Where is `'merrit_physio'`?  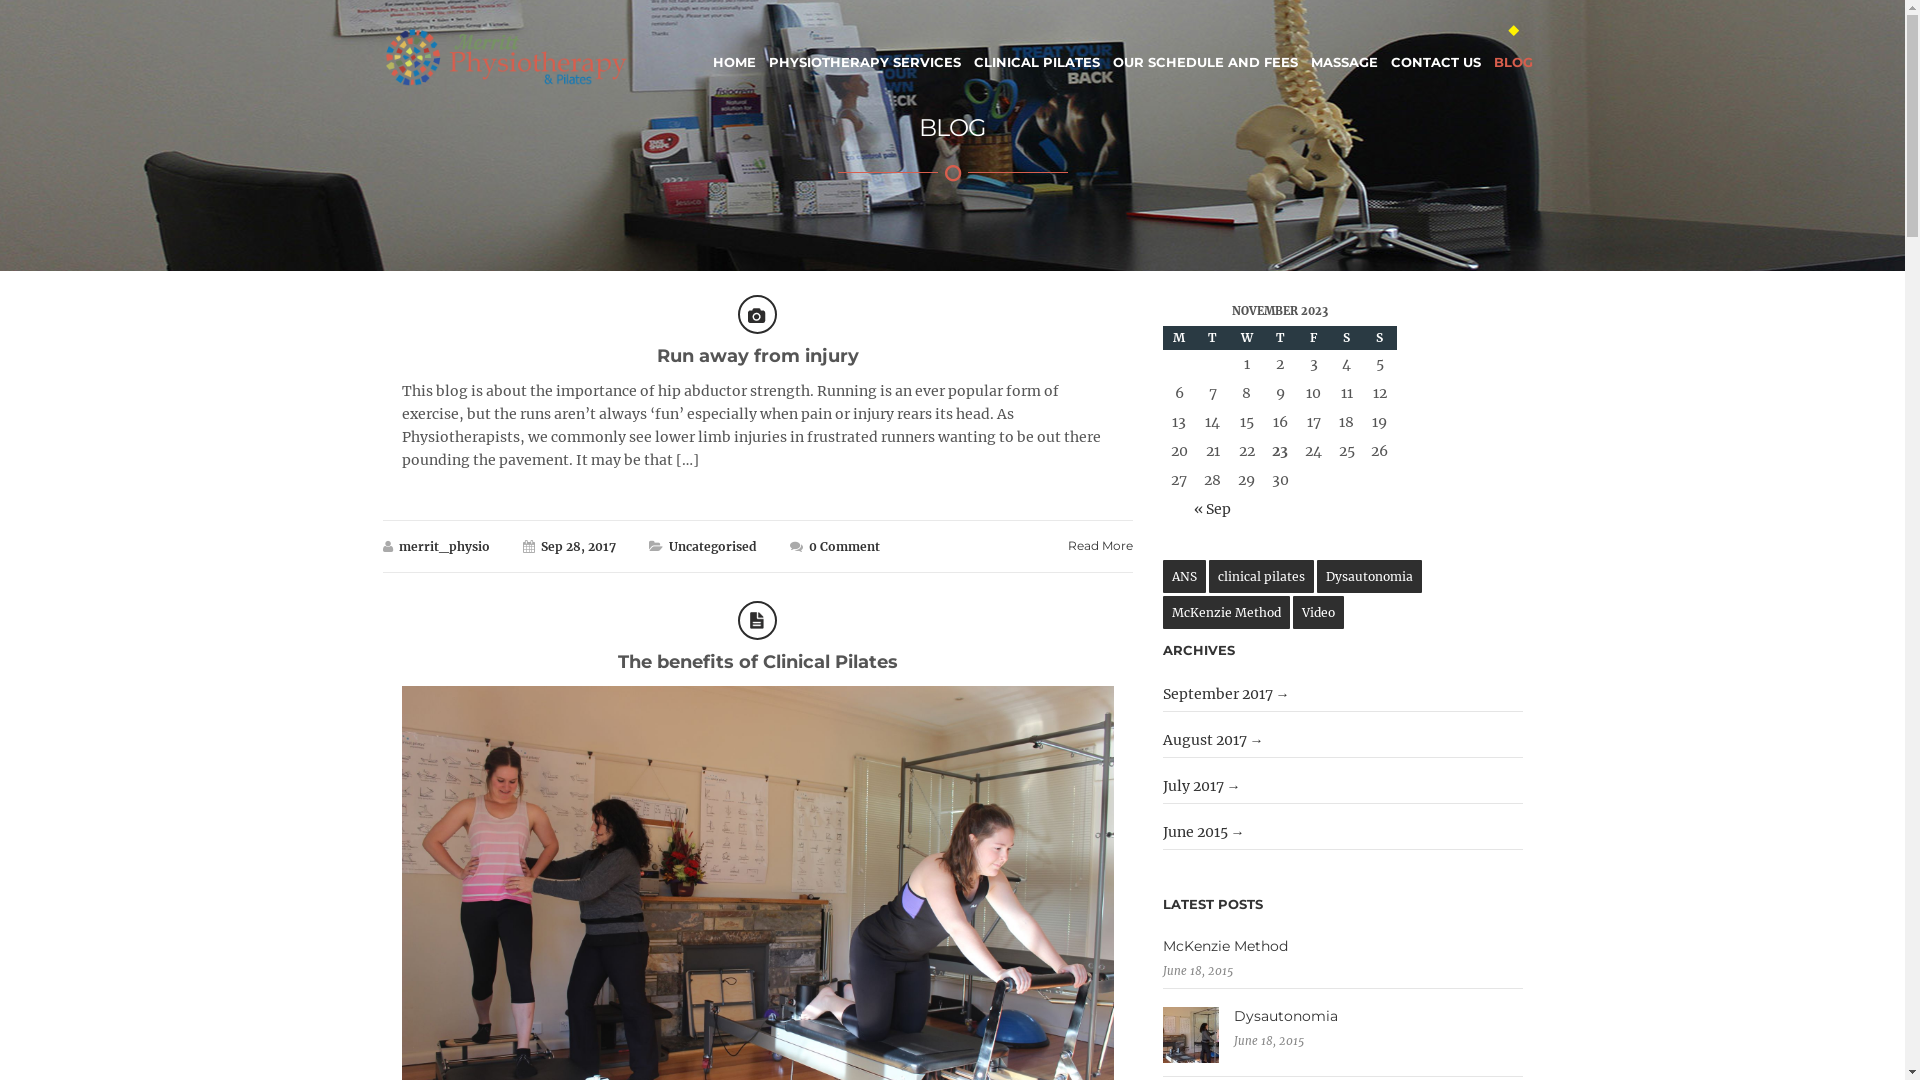 'merrit_physio' is located at coordinates (442, 546).